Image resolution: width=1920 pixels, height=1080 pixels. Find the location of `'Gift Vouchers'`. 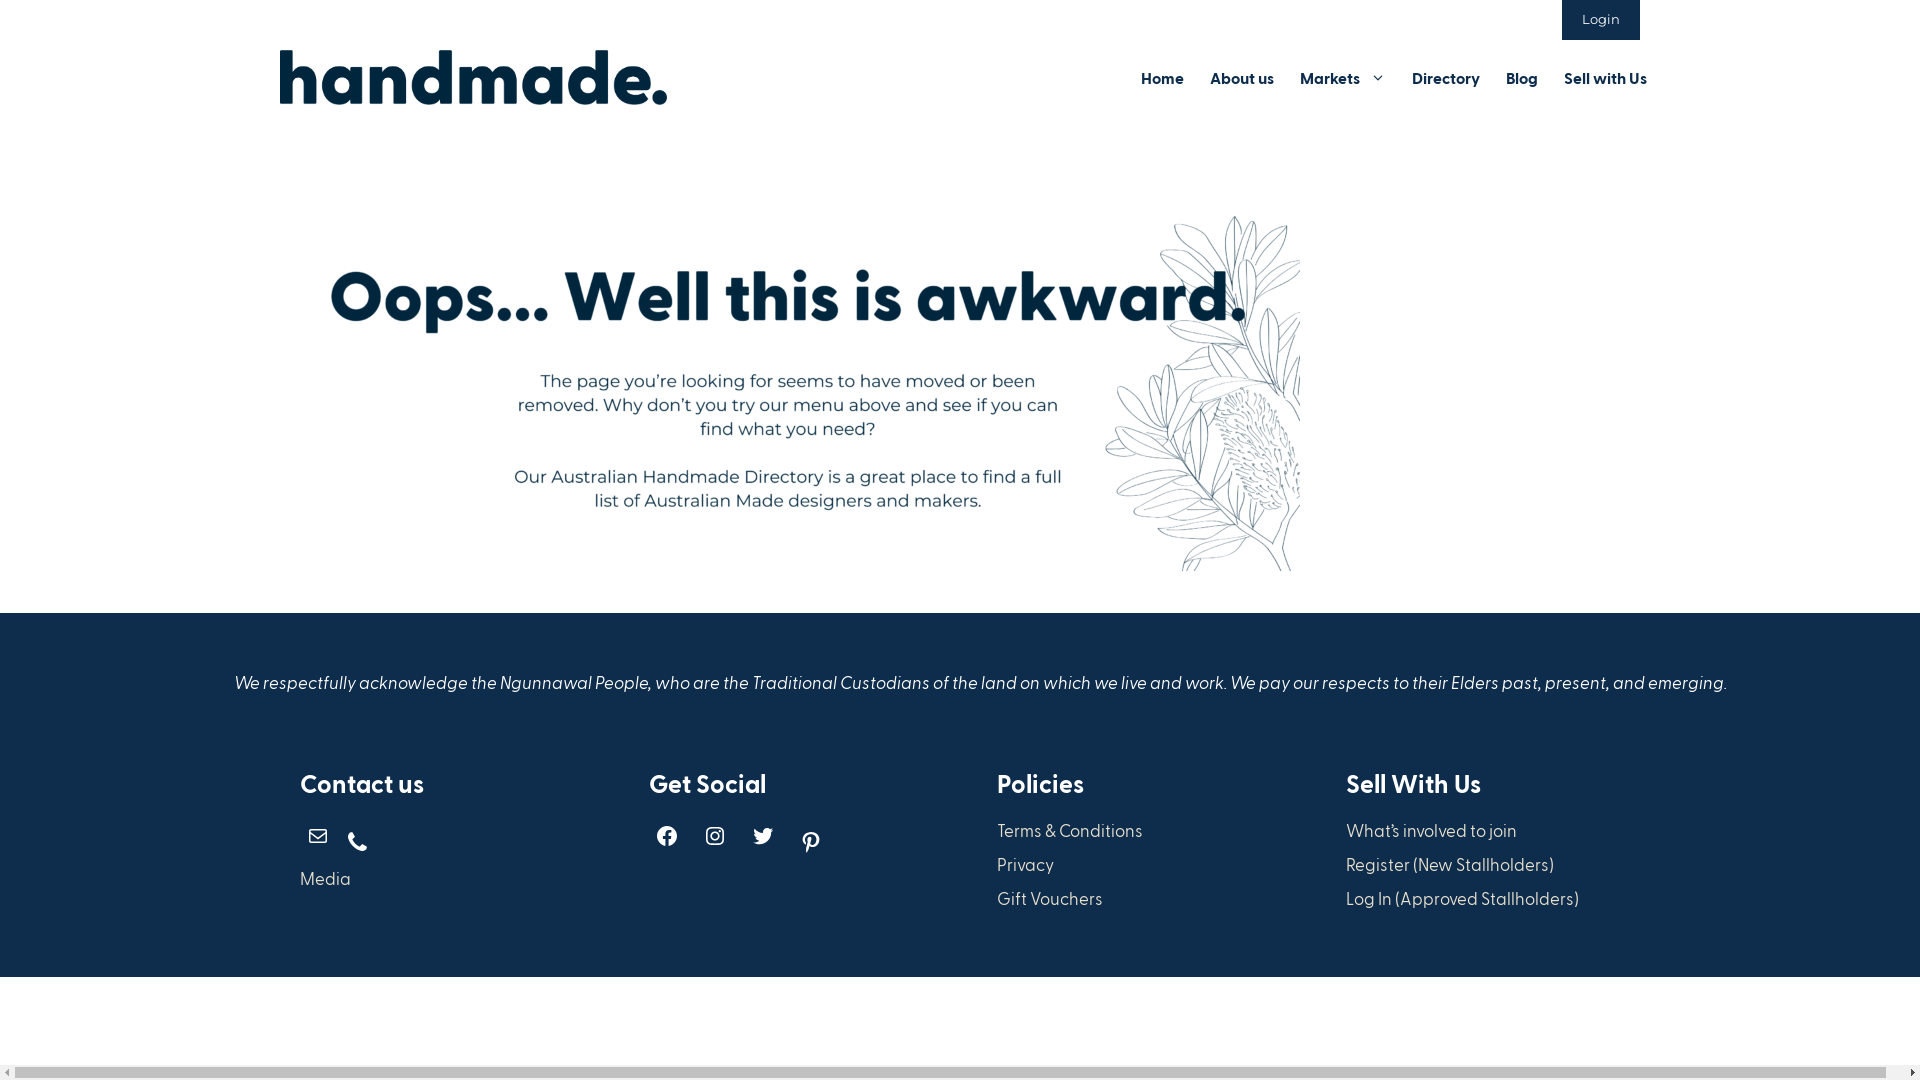

'Gift Vouchers' is located at coordinates (1049, 897).